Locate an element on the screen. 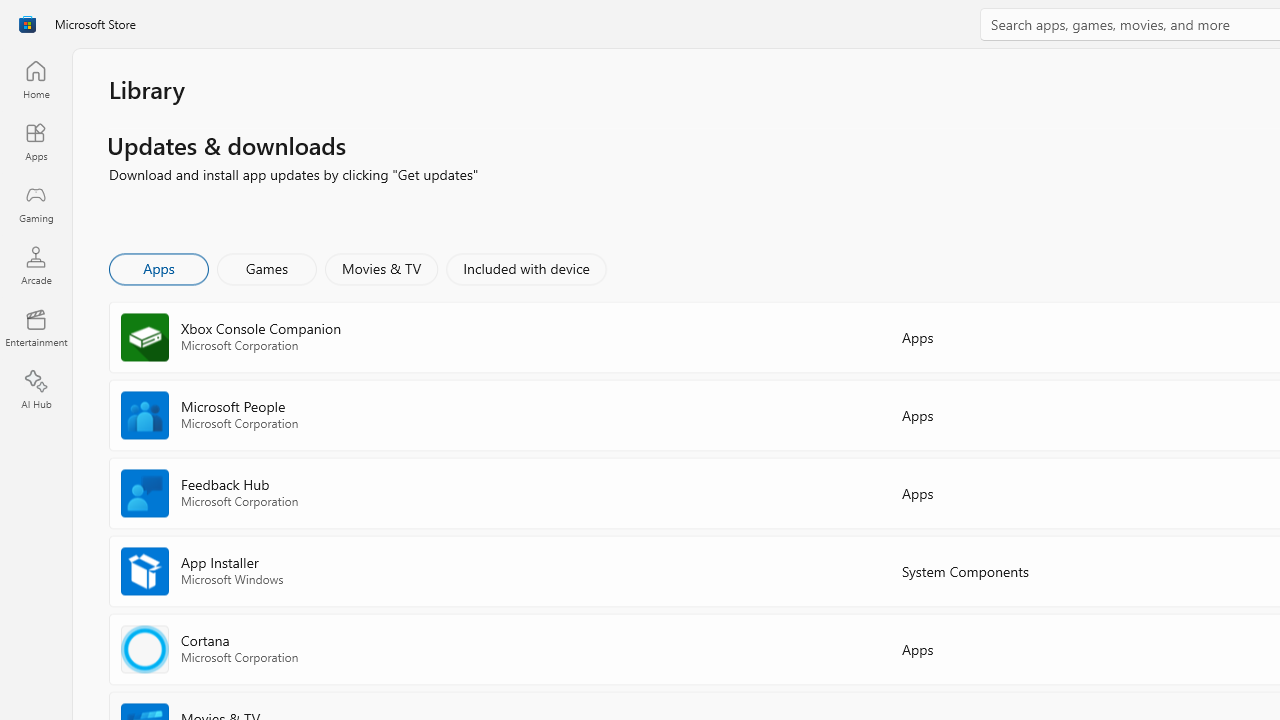  'Arcade' is located at coordinates (35, 264).